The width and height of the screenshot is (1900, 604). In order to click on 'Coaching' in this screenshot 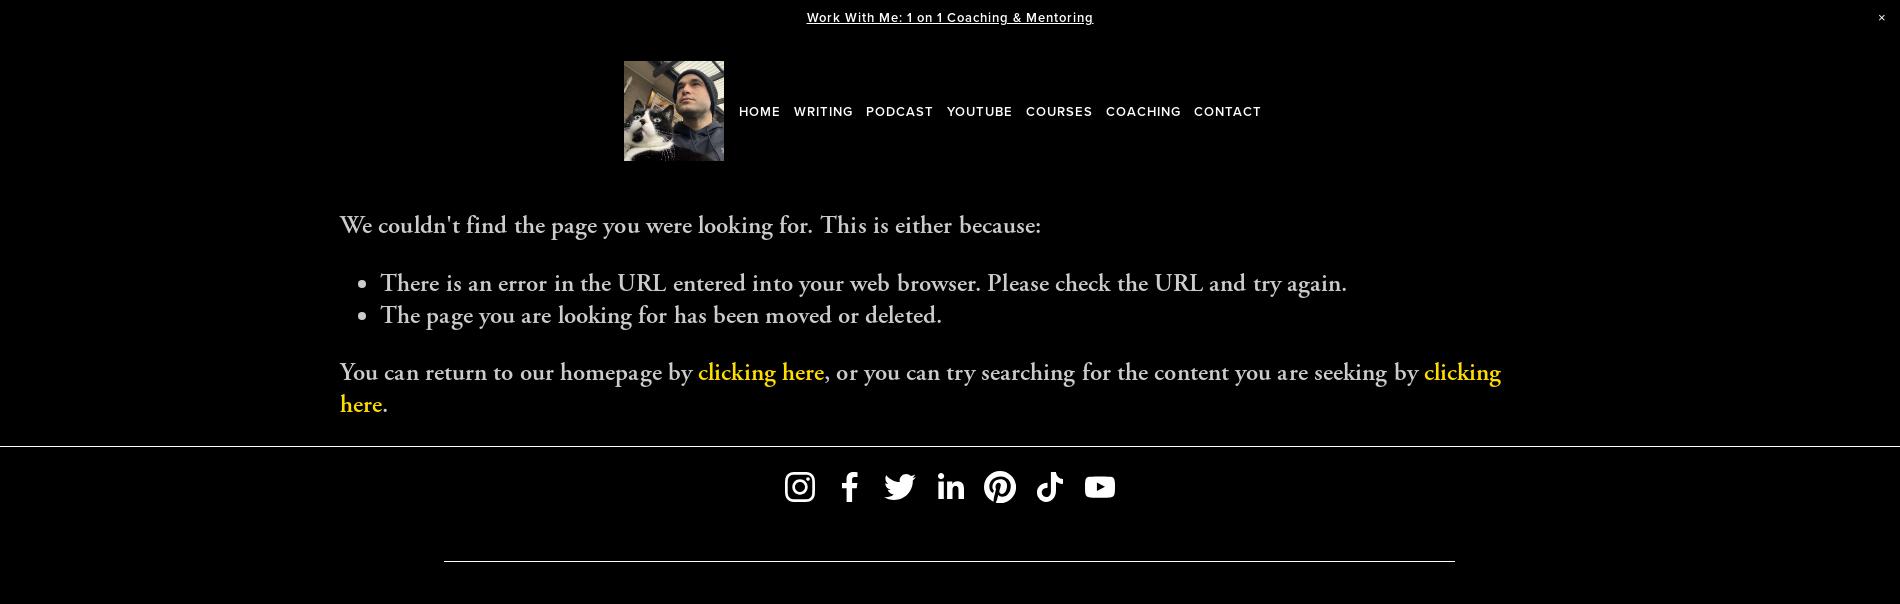, I will do `click(1143, 110)`.